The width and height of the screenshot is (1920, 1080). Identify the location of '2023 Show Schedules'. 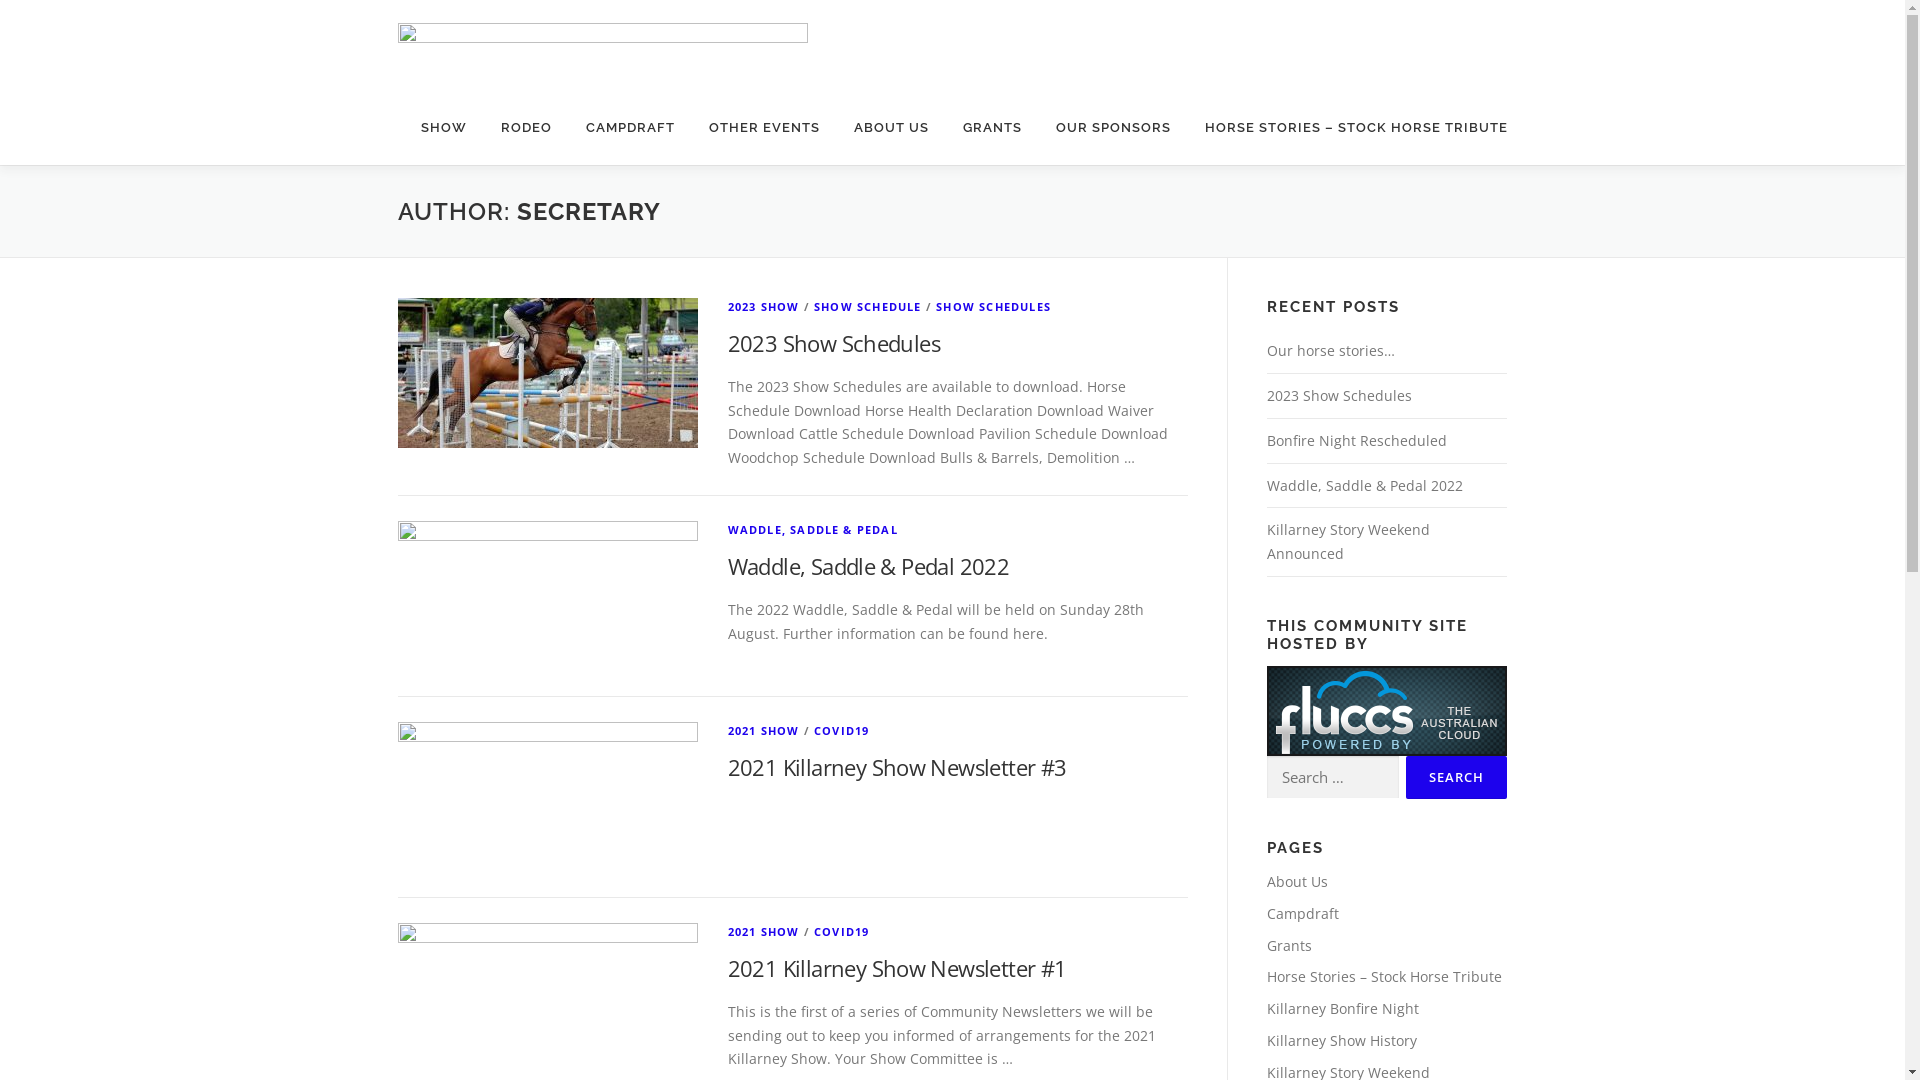
(834, 342).